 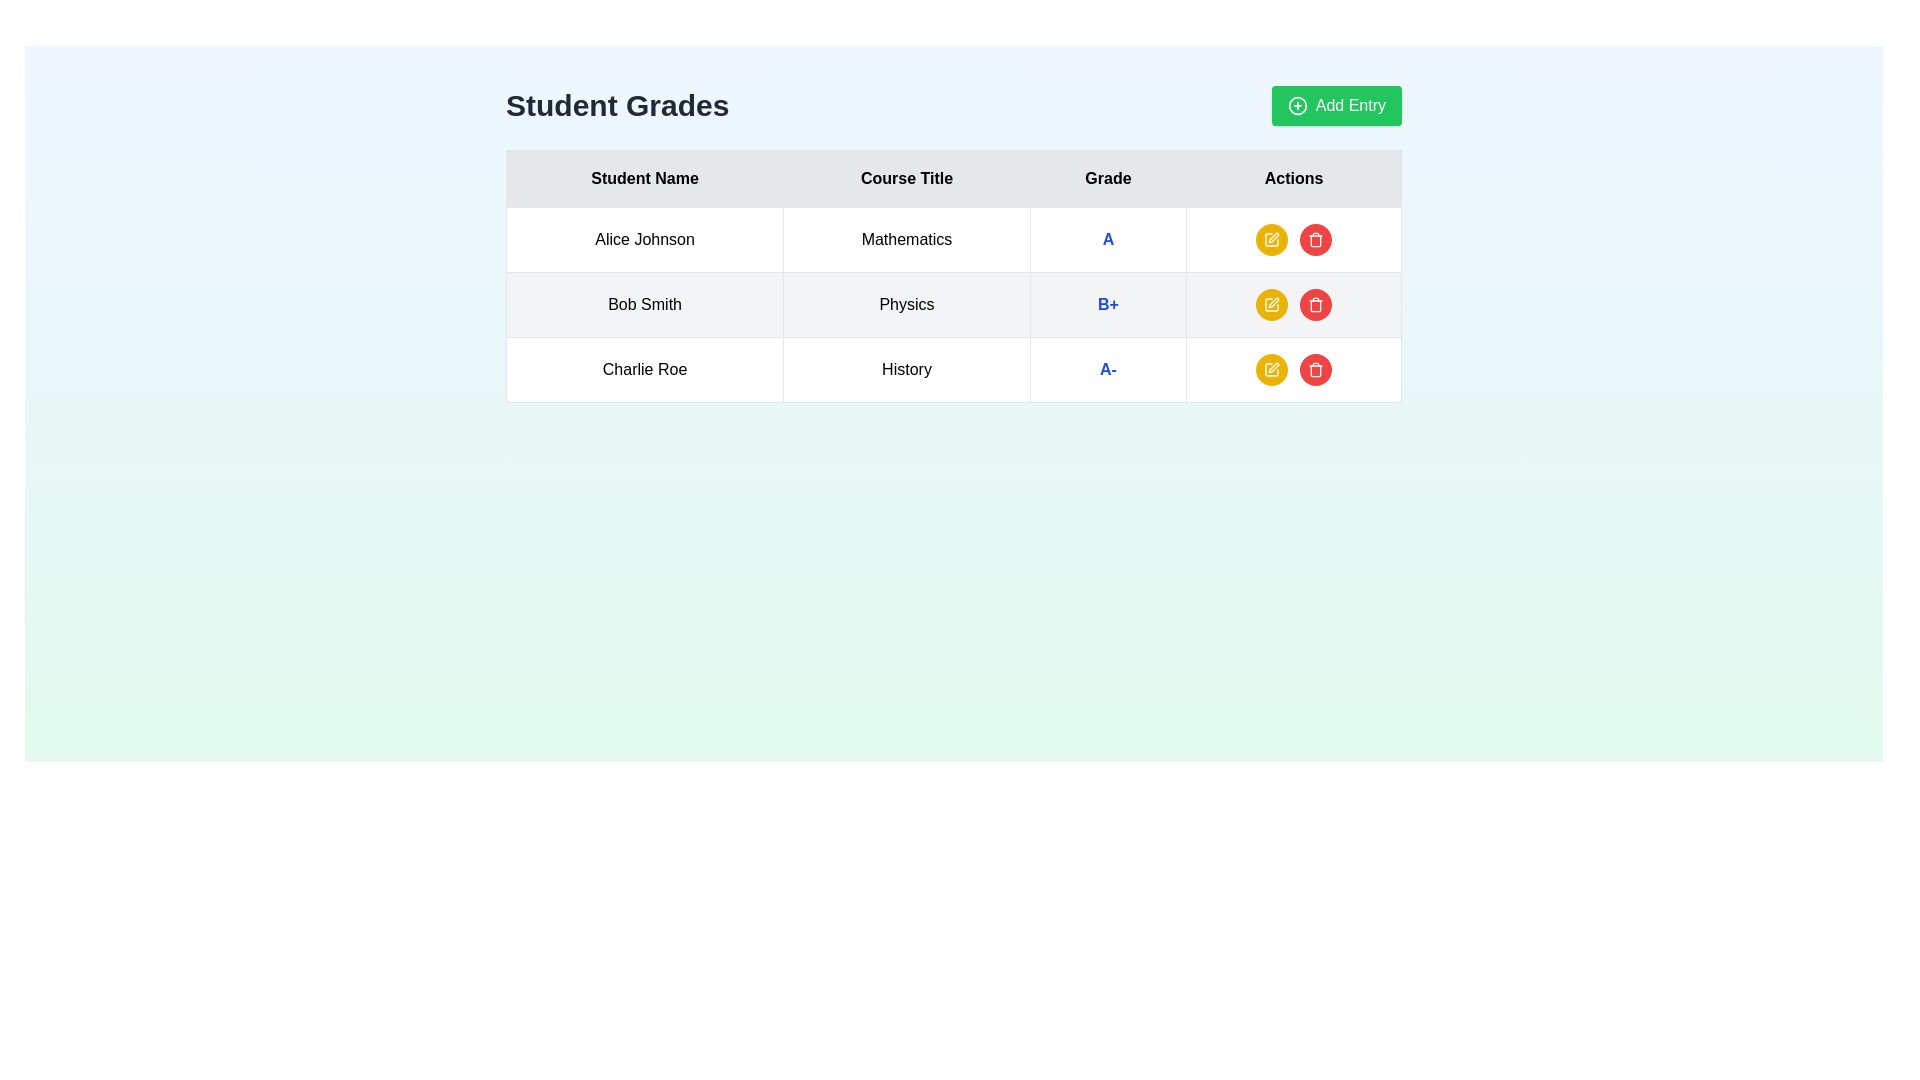 I want to click on the text label that identifies the column containing course titles in the table, located between the 'Student Name' and 'Grade' columns, so click(x=906, y=177).